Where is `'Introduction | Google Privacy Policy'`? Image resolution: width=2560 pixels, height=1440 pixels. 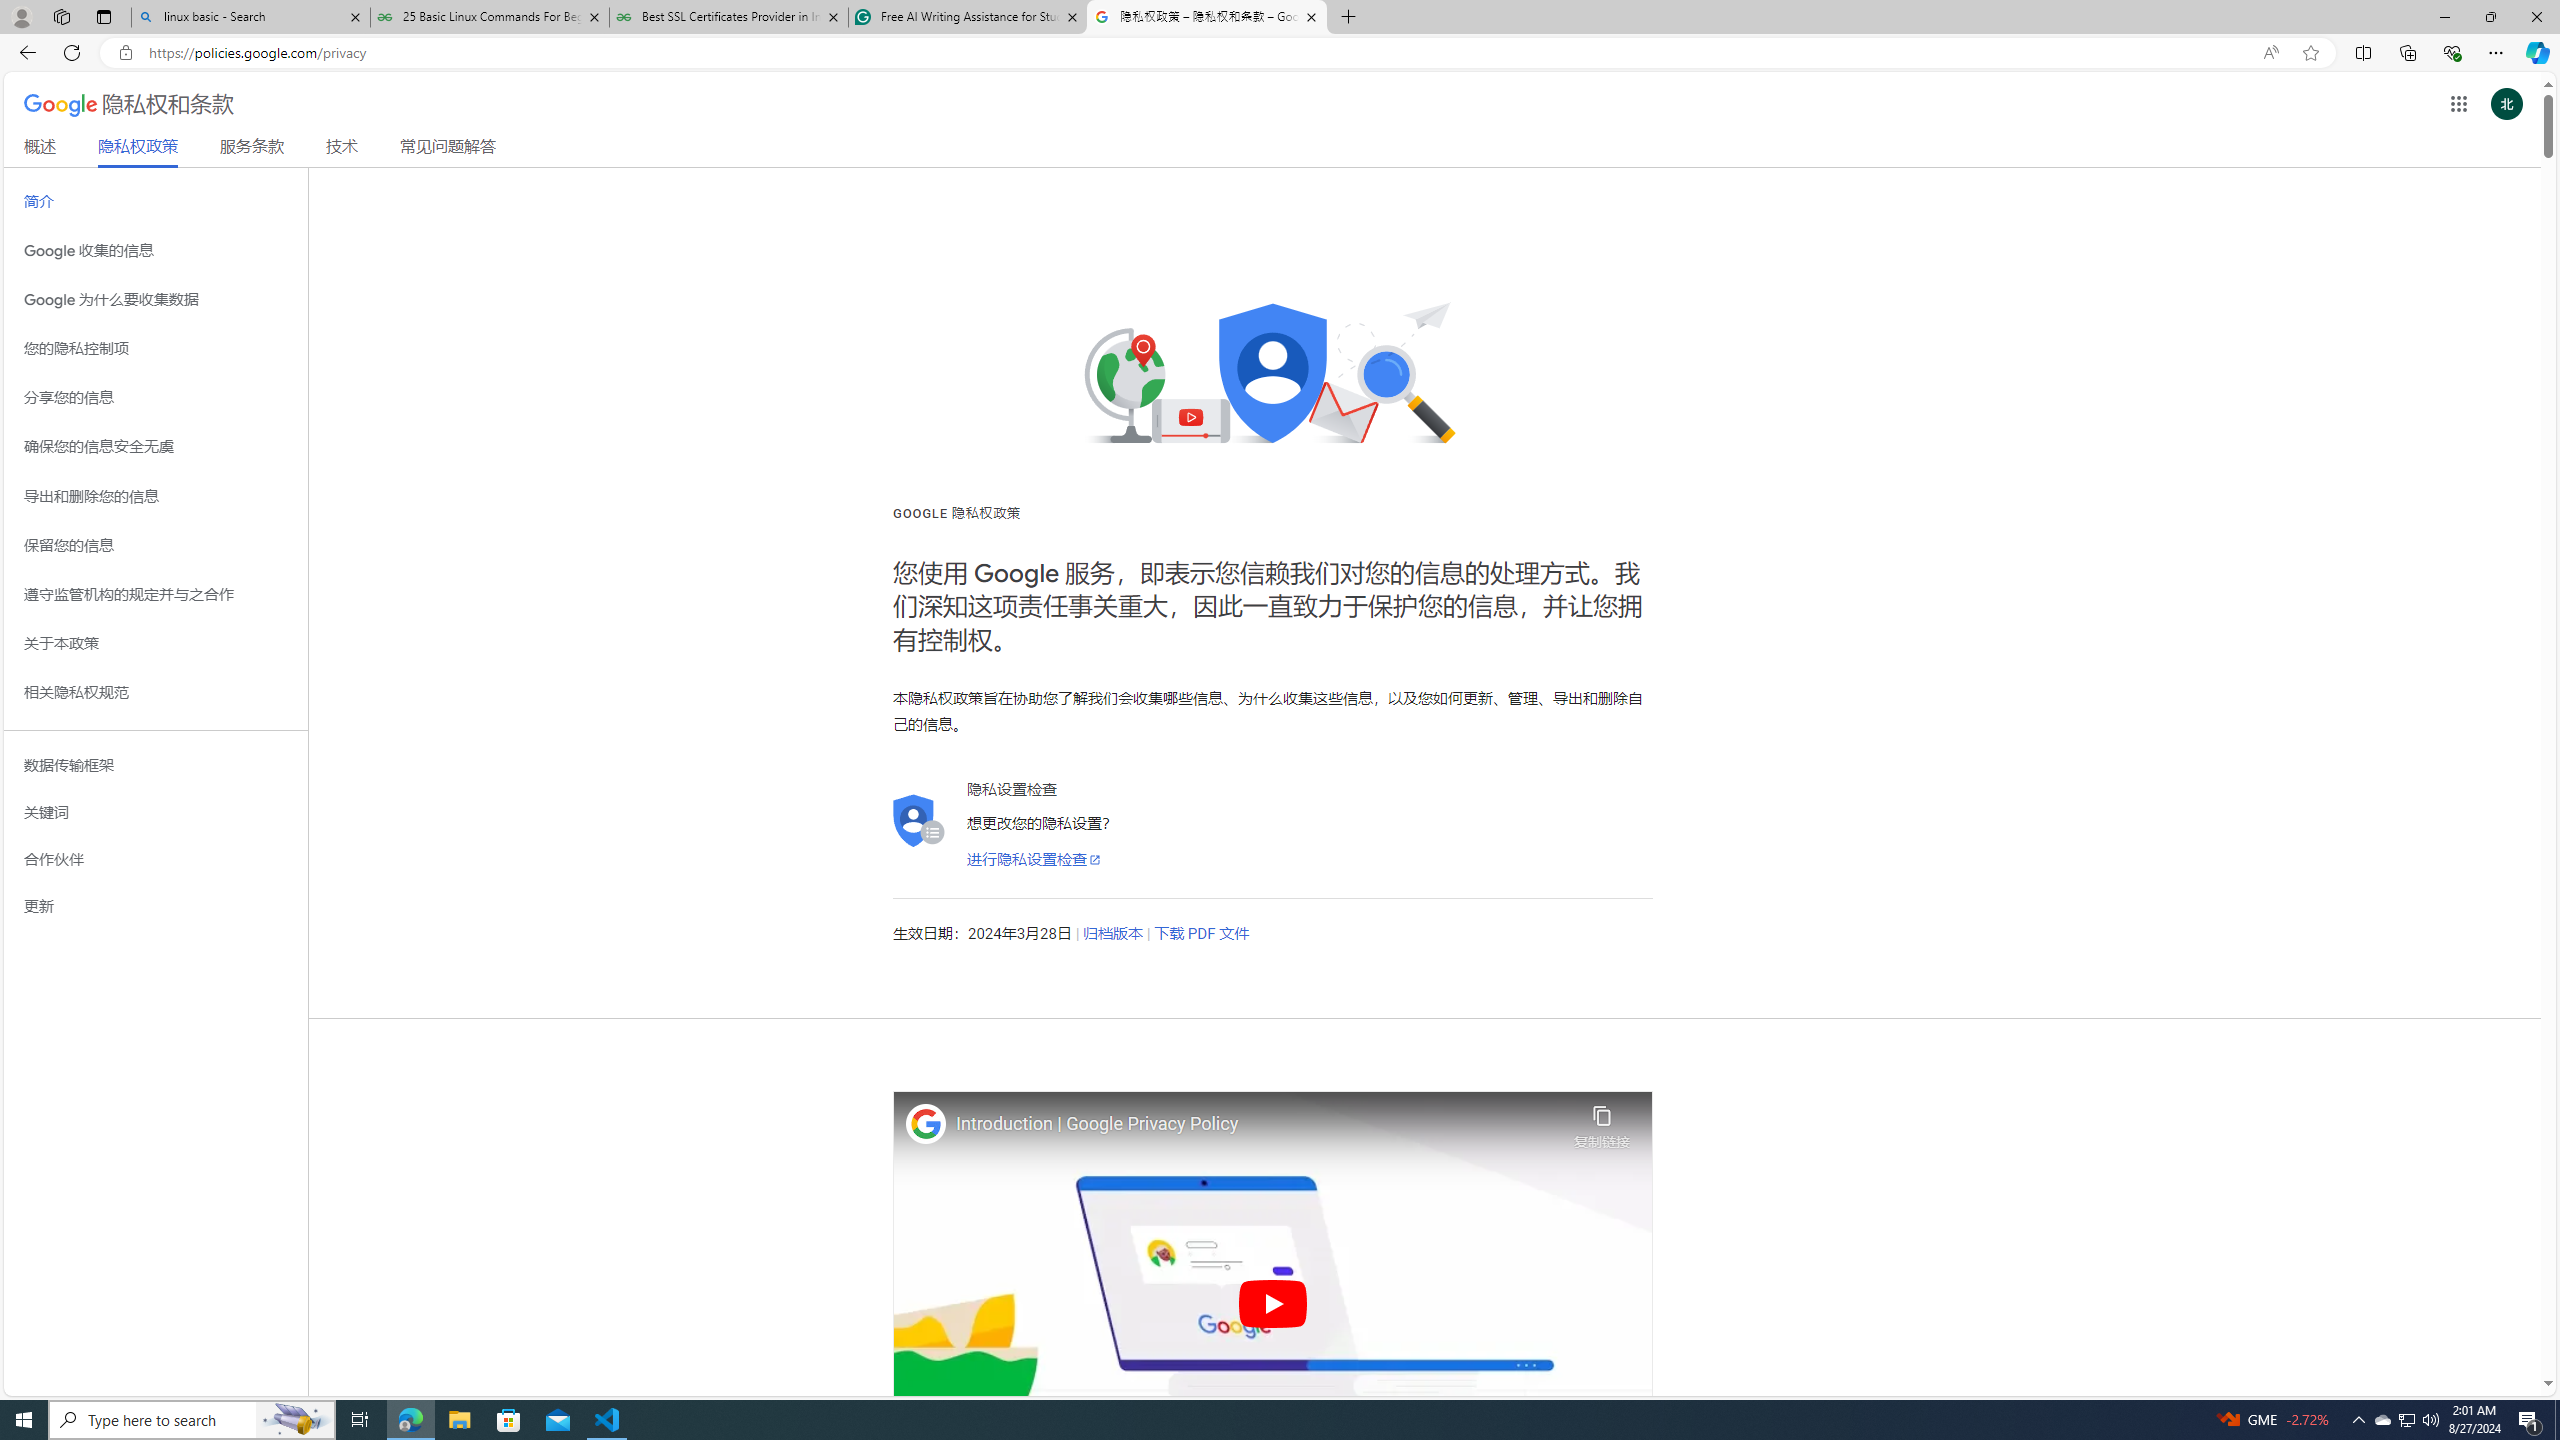
'Introduction | Google Privacy Policy' is located at coordinates (1259, 1123).